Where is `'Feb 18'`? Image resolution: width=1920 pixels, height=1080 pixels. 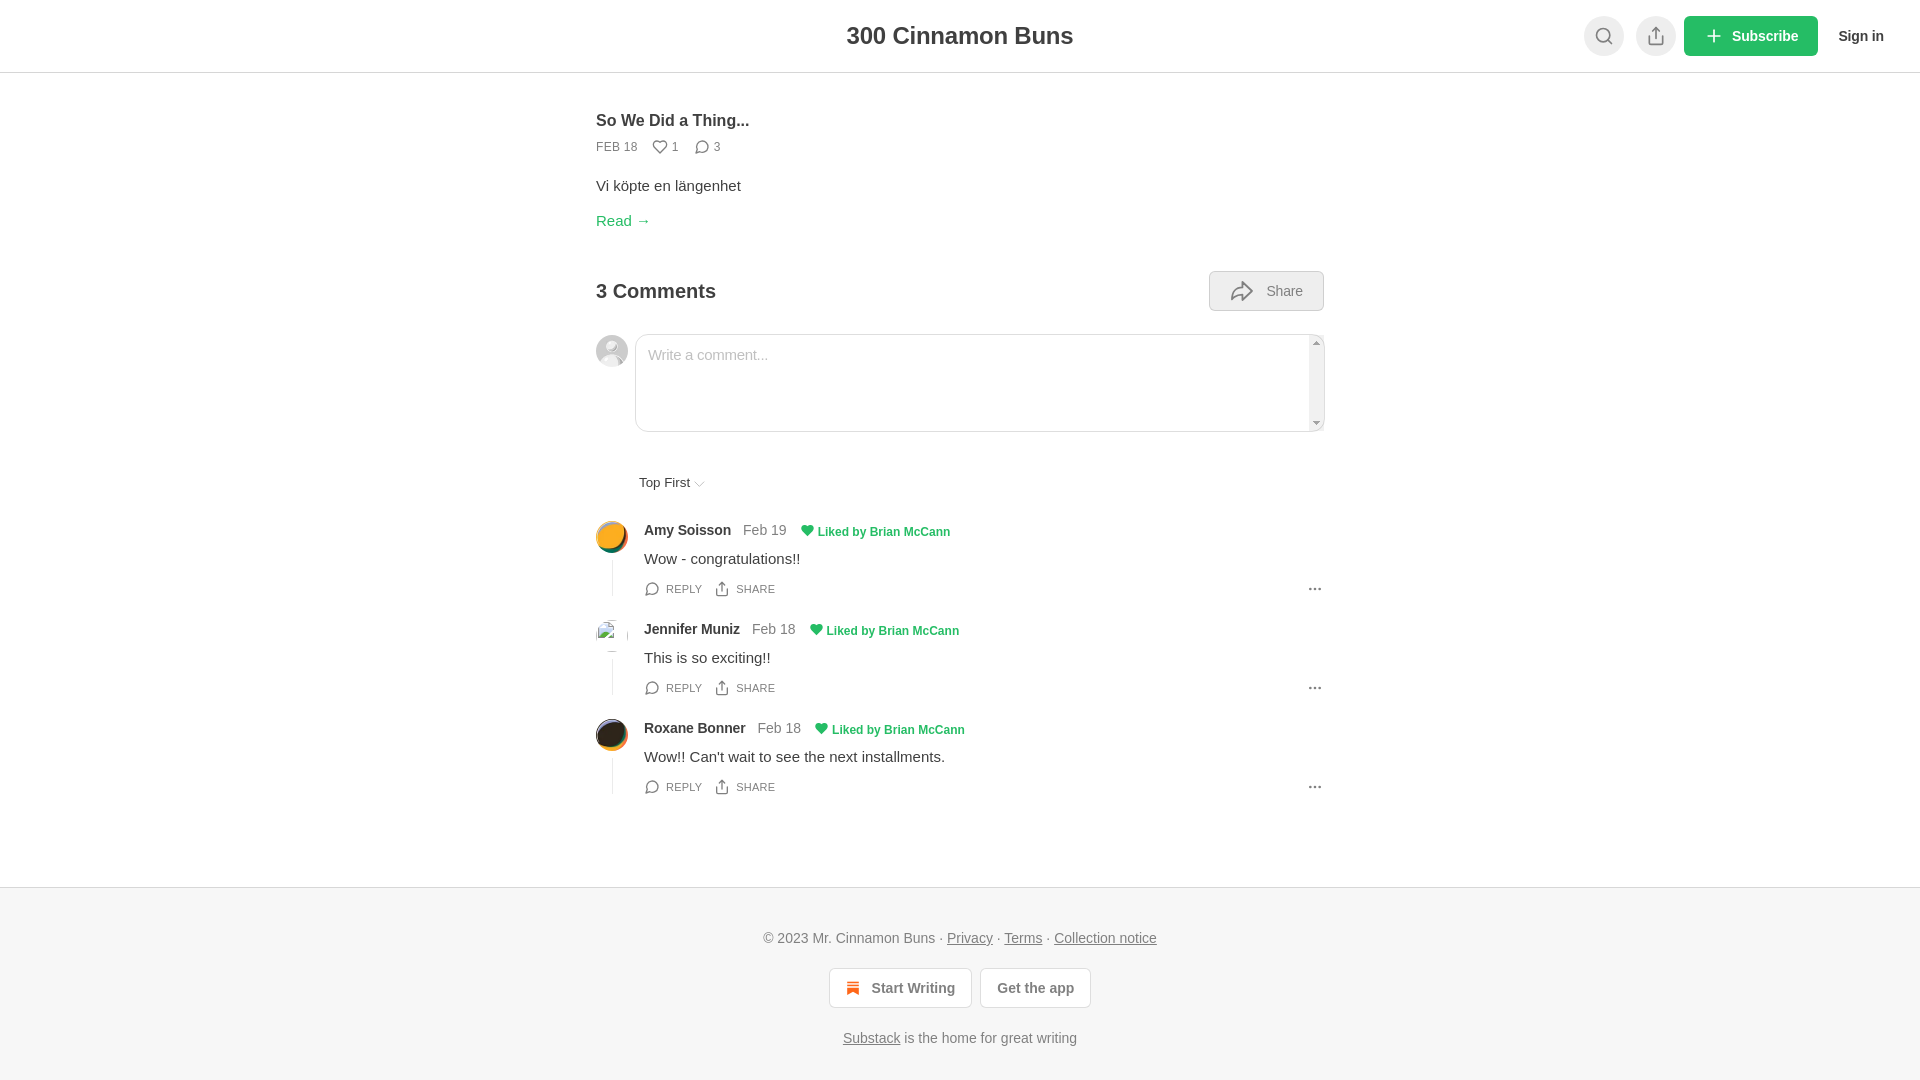
'Feb 18' is located at coordinates (778, 729).